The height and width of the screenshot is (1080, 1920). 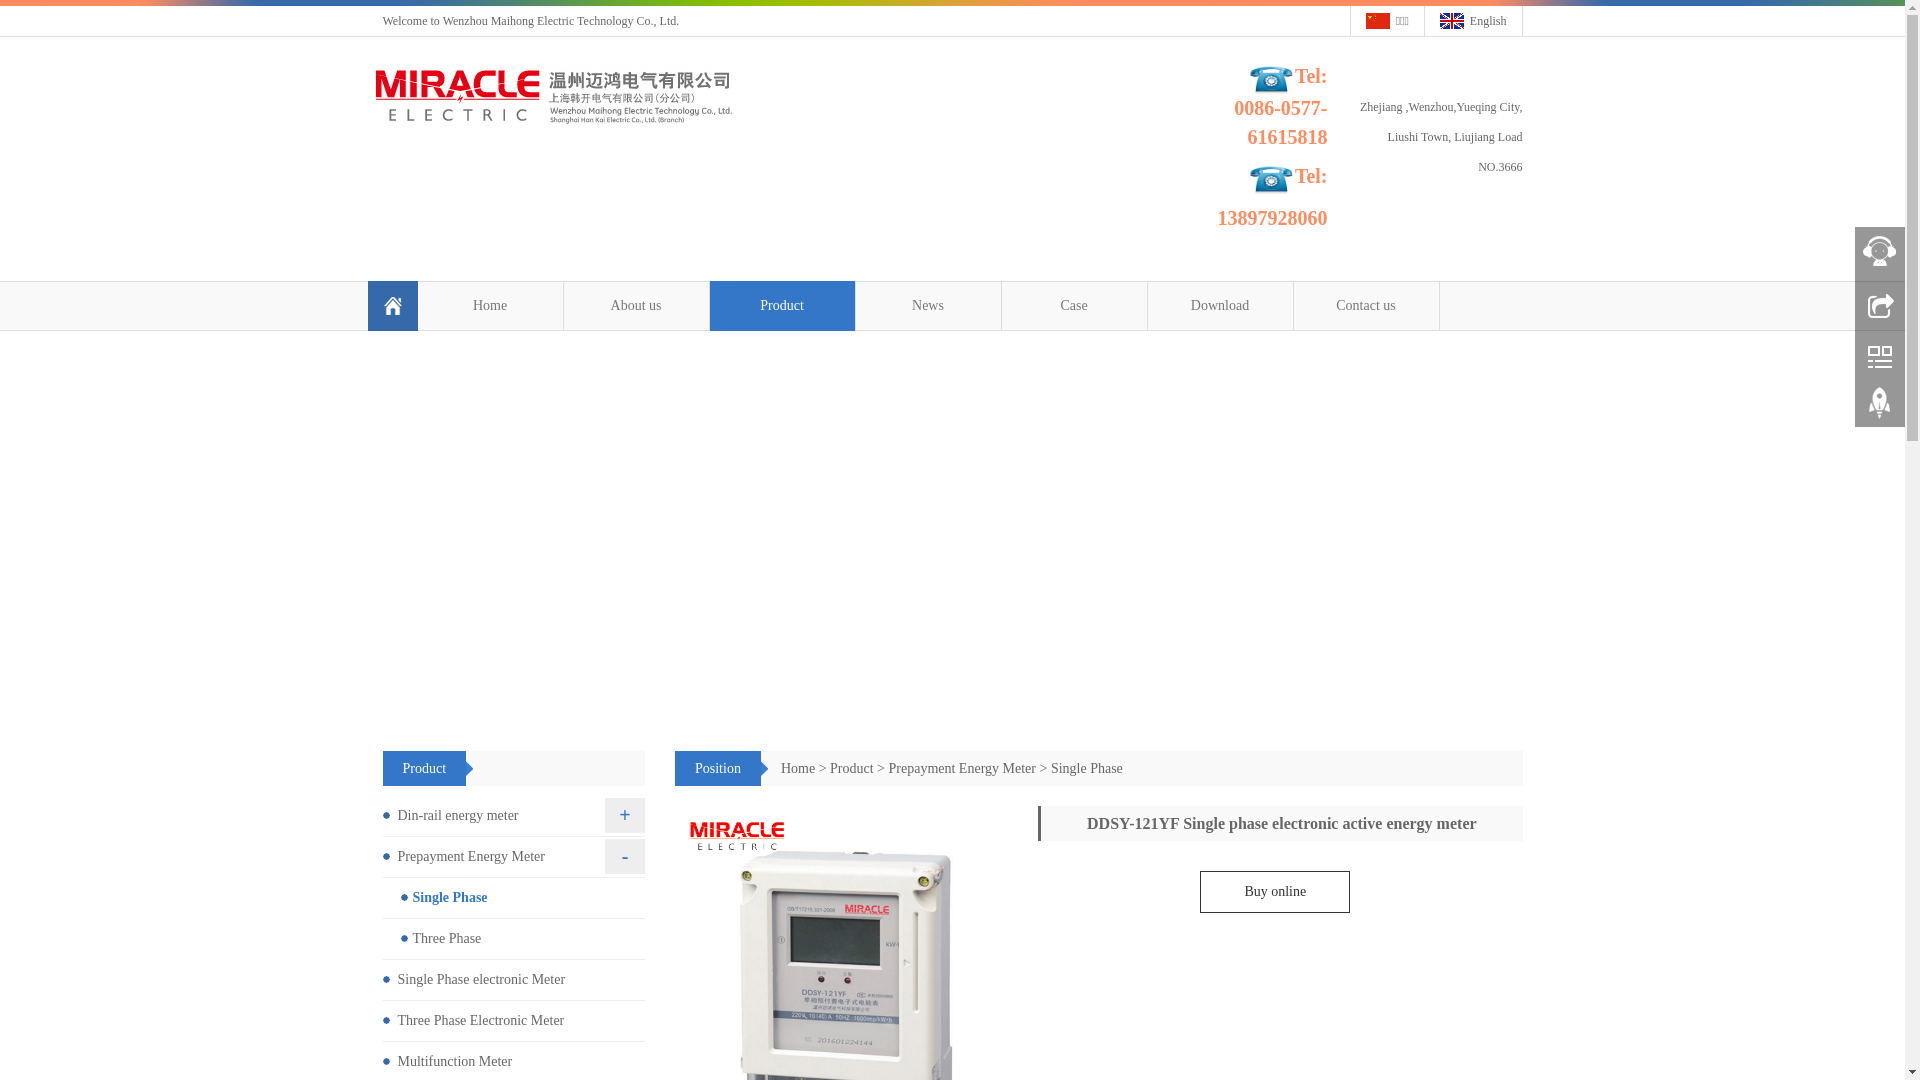 I want to click on 'Three Phase Electronic Meter', so click(x=513, y=1021).